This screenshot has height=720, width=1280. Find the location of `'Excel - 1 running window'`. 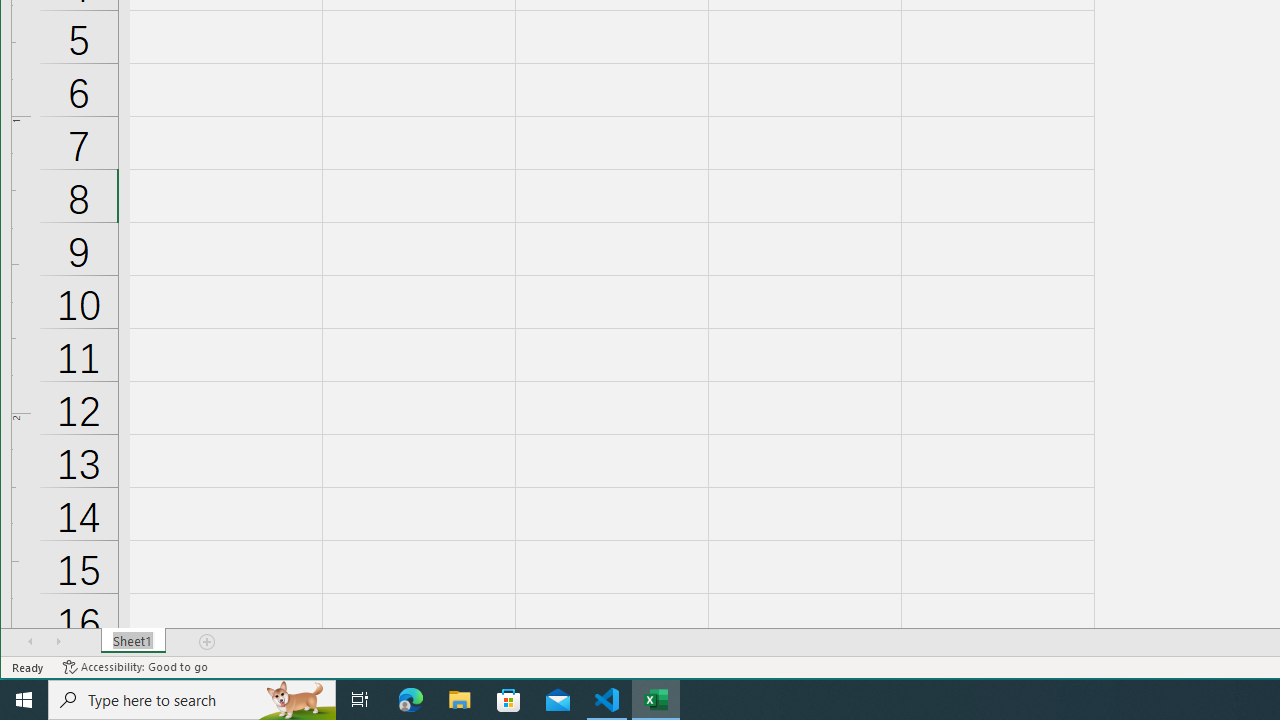

'Excel - 1 running window' is located at coordinates (656, 698).